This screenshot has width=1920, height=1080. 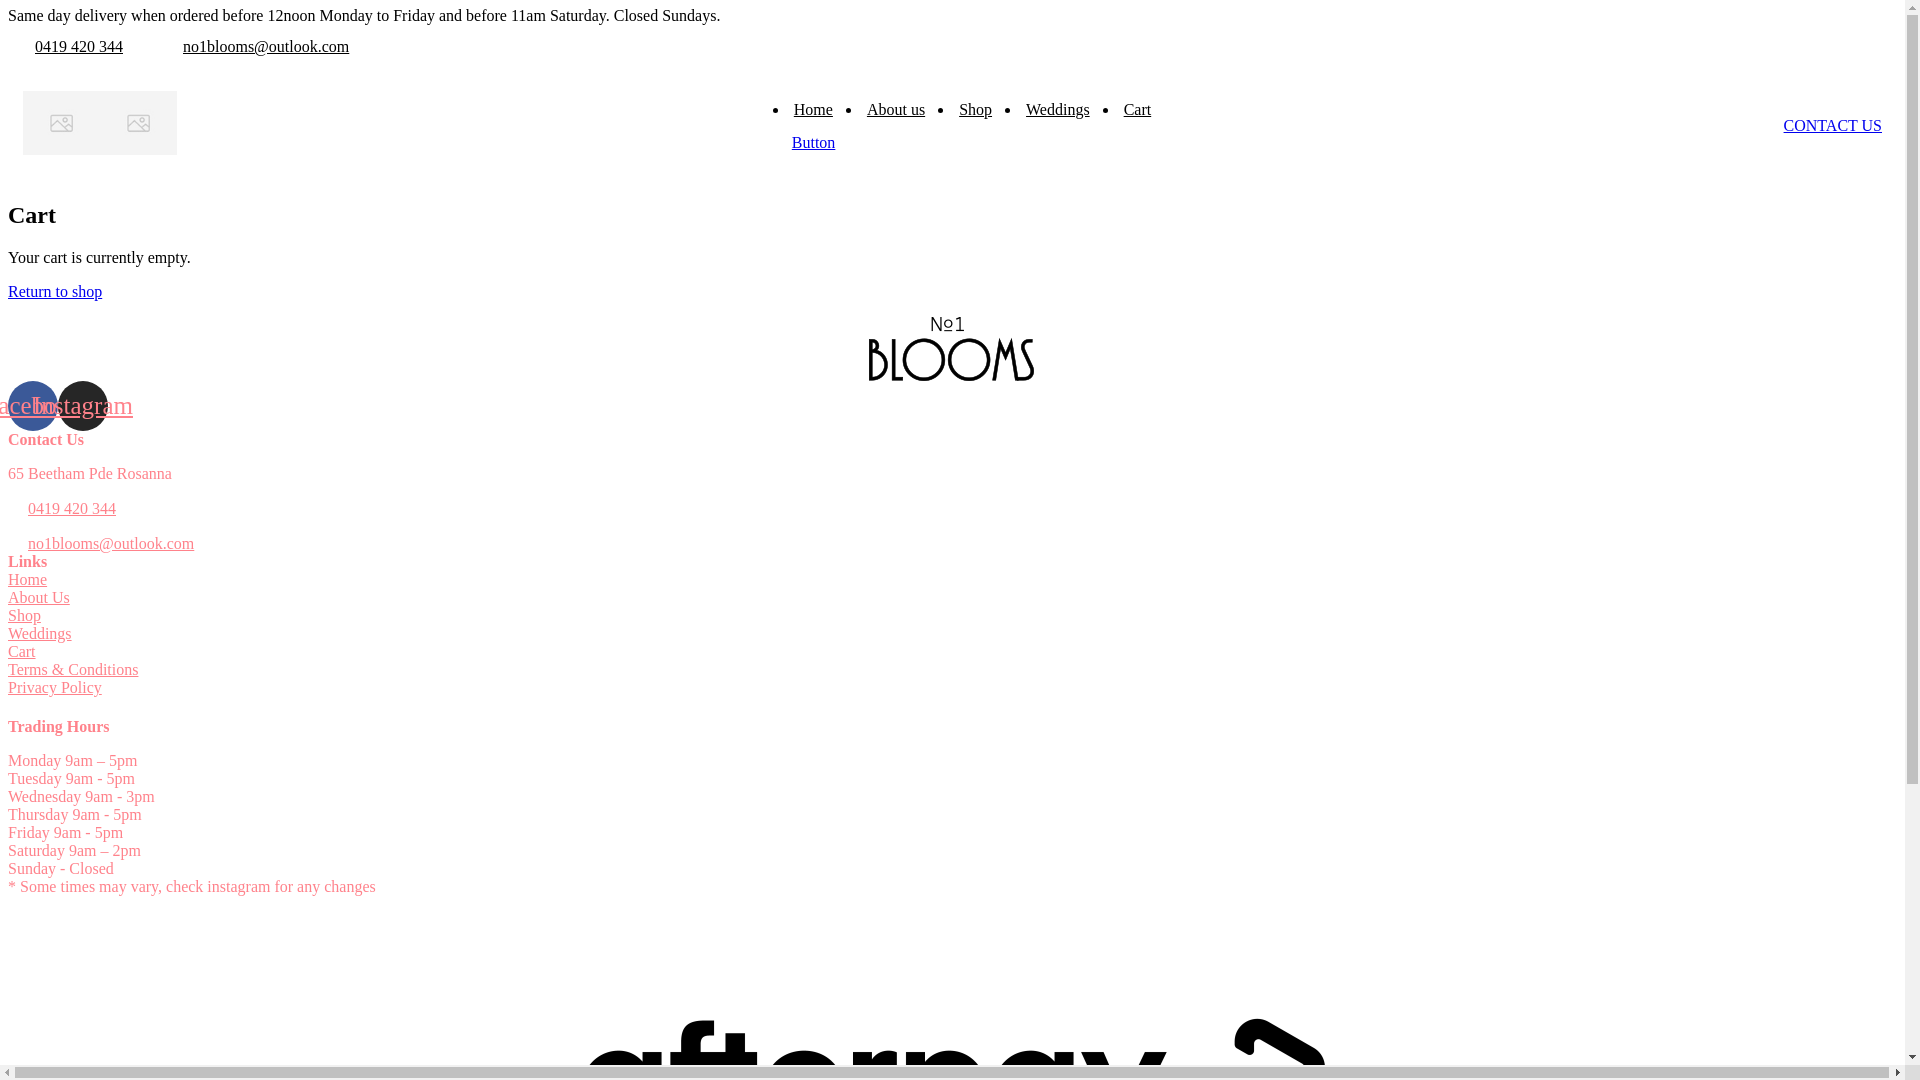 What do you see at coordinates (57, 405) in the screenshot?
I see `'Instagram'` at bounding box center [57, 405].